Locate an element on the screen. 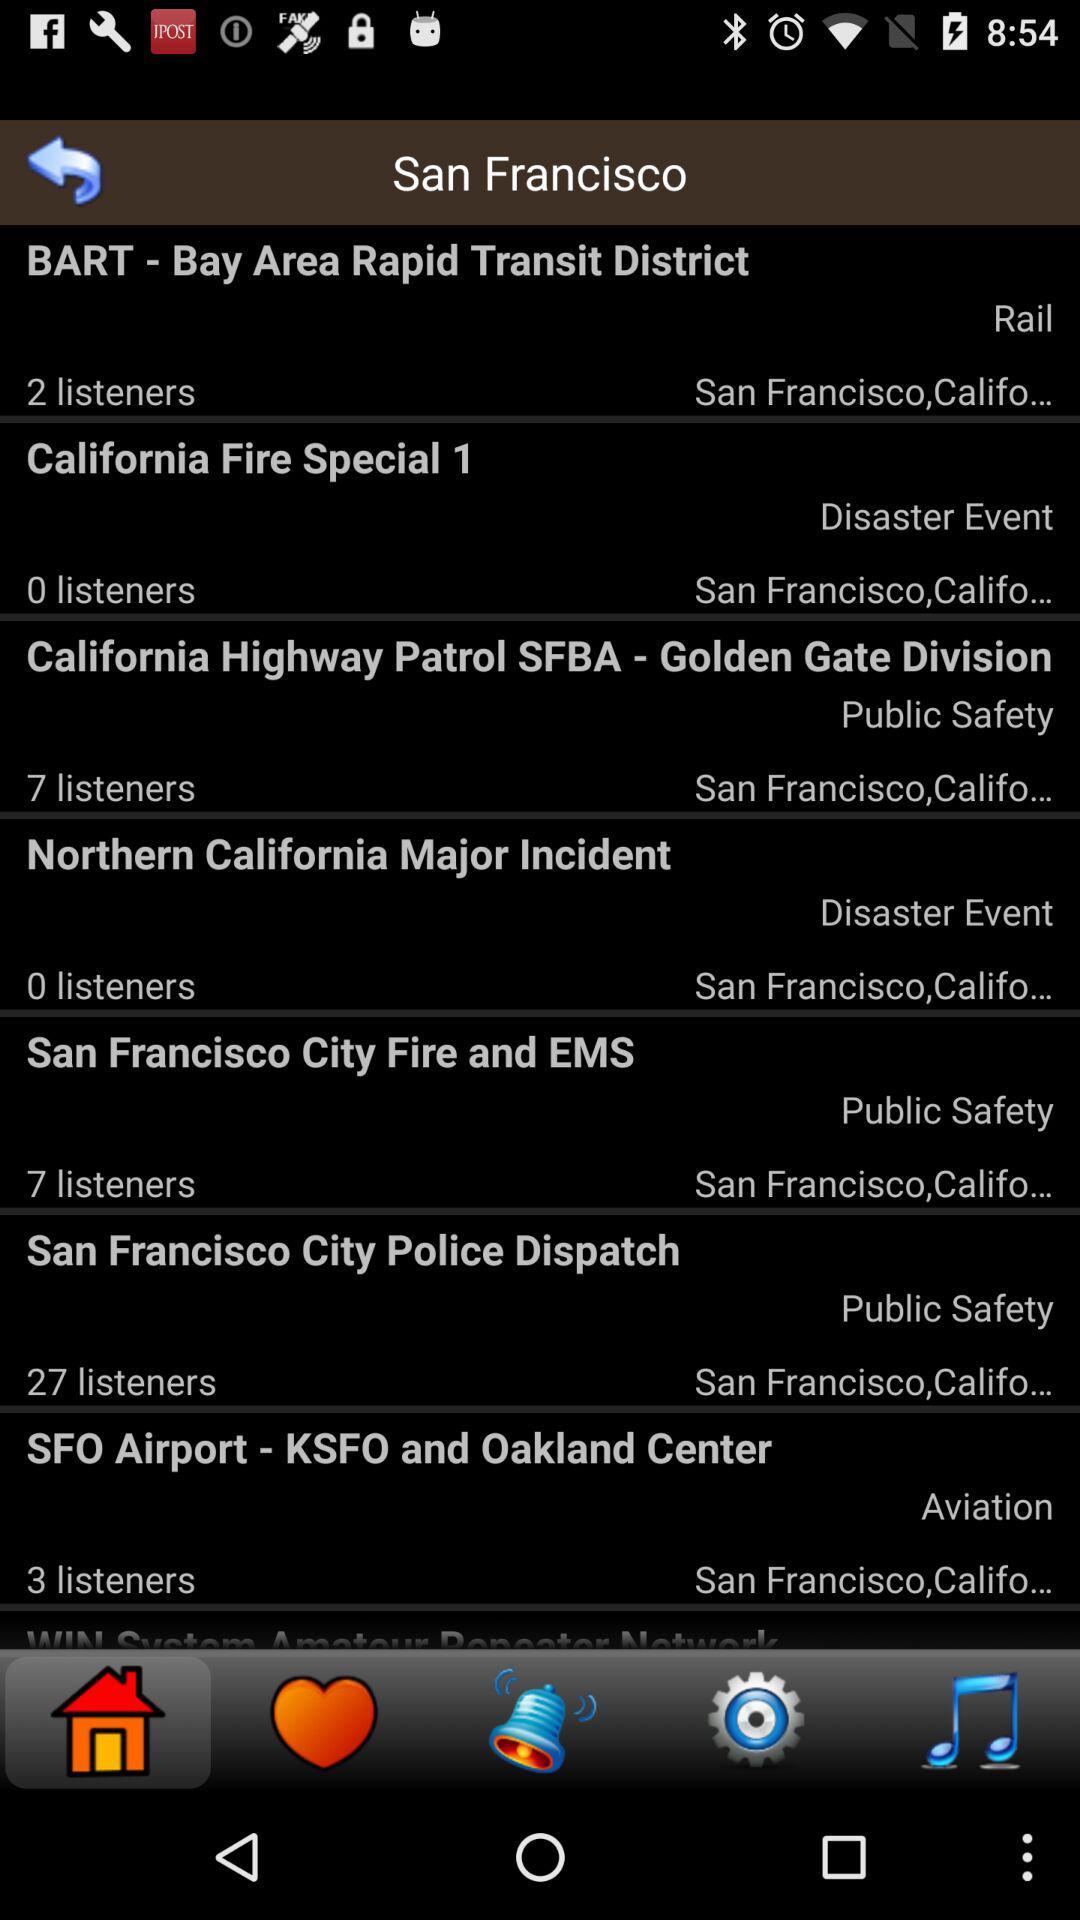 This screenshot has width=1080, height=1920. 27 listeners icon is located at coordinates (121, 1379).